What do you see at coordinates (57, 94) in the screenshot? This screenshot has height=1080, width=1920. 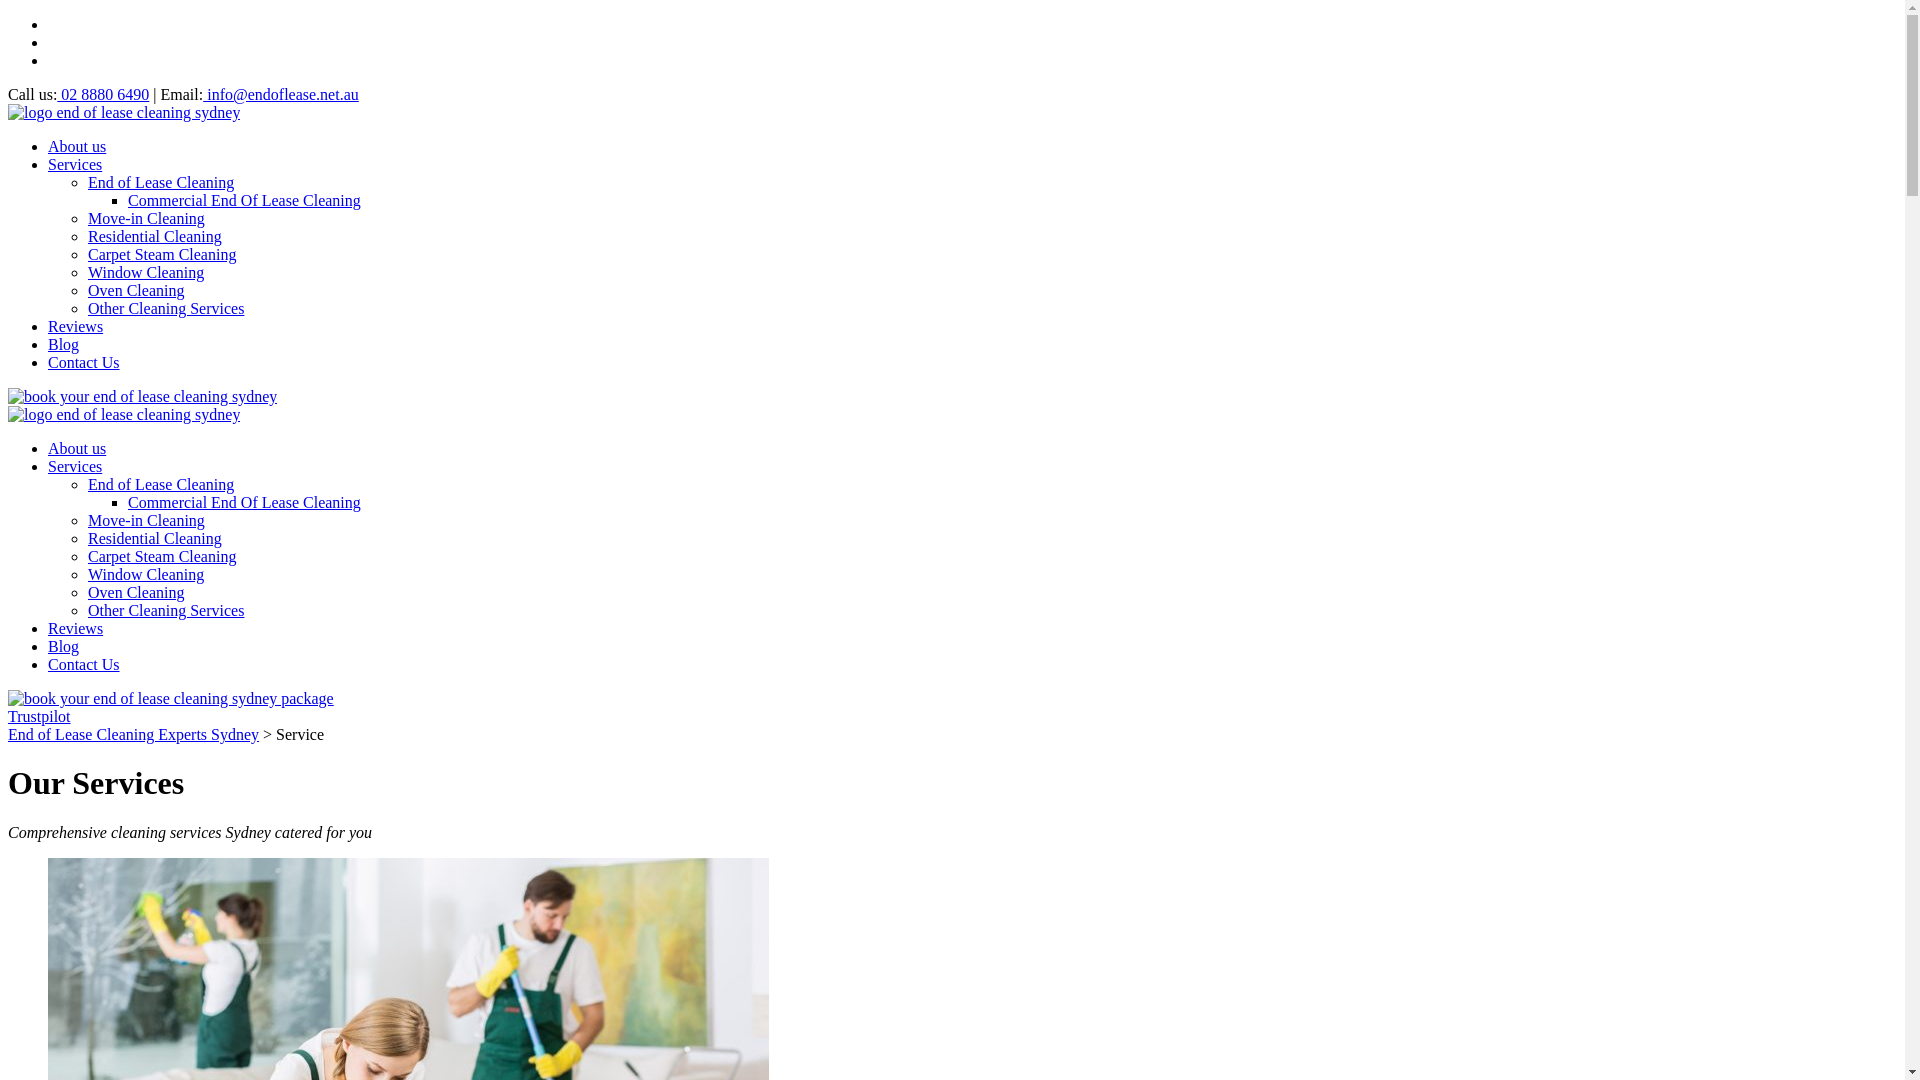 I see `'02 8880 6490'` at bounding box center [57, 94].